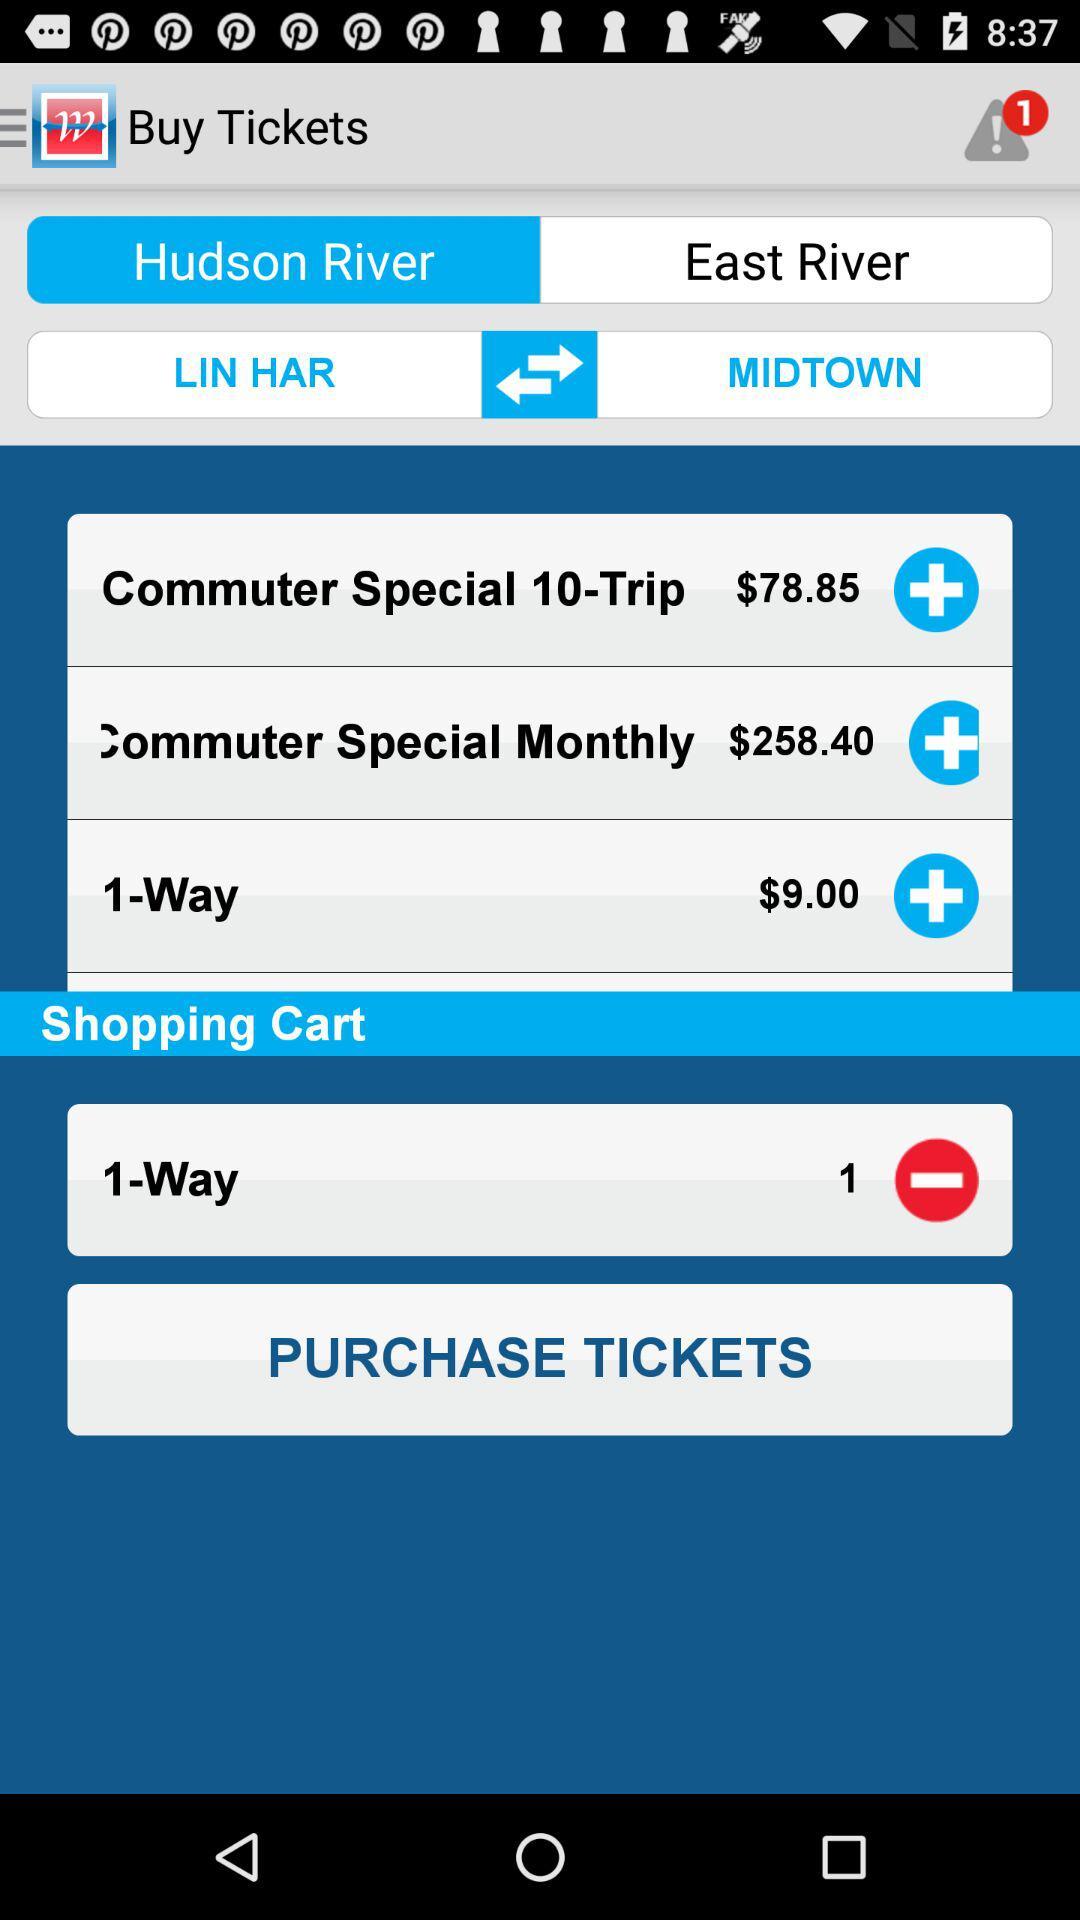 This screenshot has width=1080, height=1920. I want to click on the swap icon, so click(538, 400).